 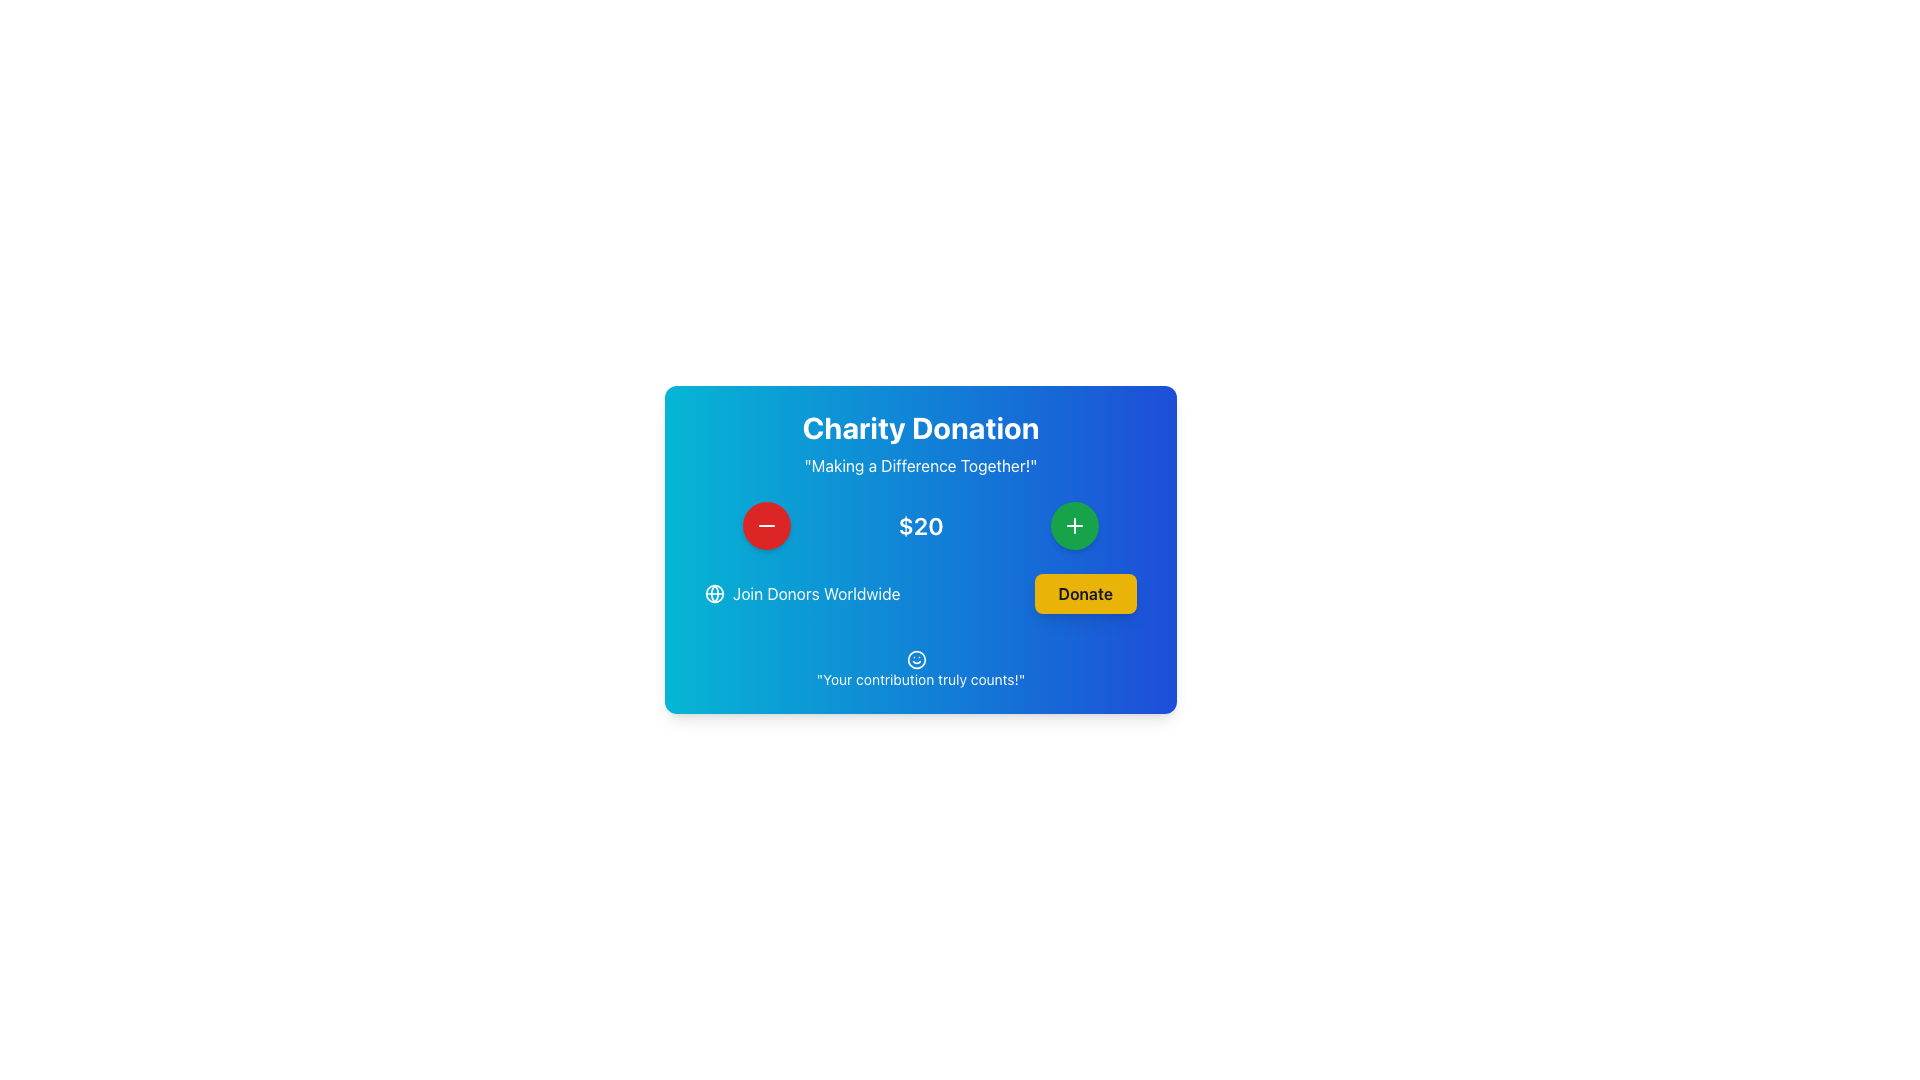 What do you see at coordinates (1074, 524) in the screenshot?
I see `the green circular button with a white plus sign at its center to observe the hover effect` at bounding box center [1074, 524].